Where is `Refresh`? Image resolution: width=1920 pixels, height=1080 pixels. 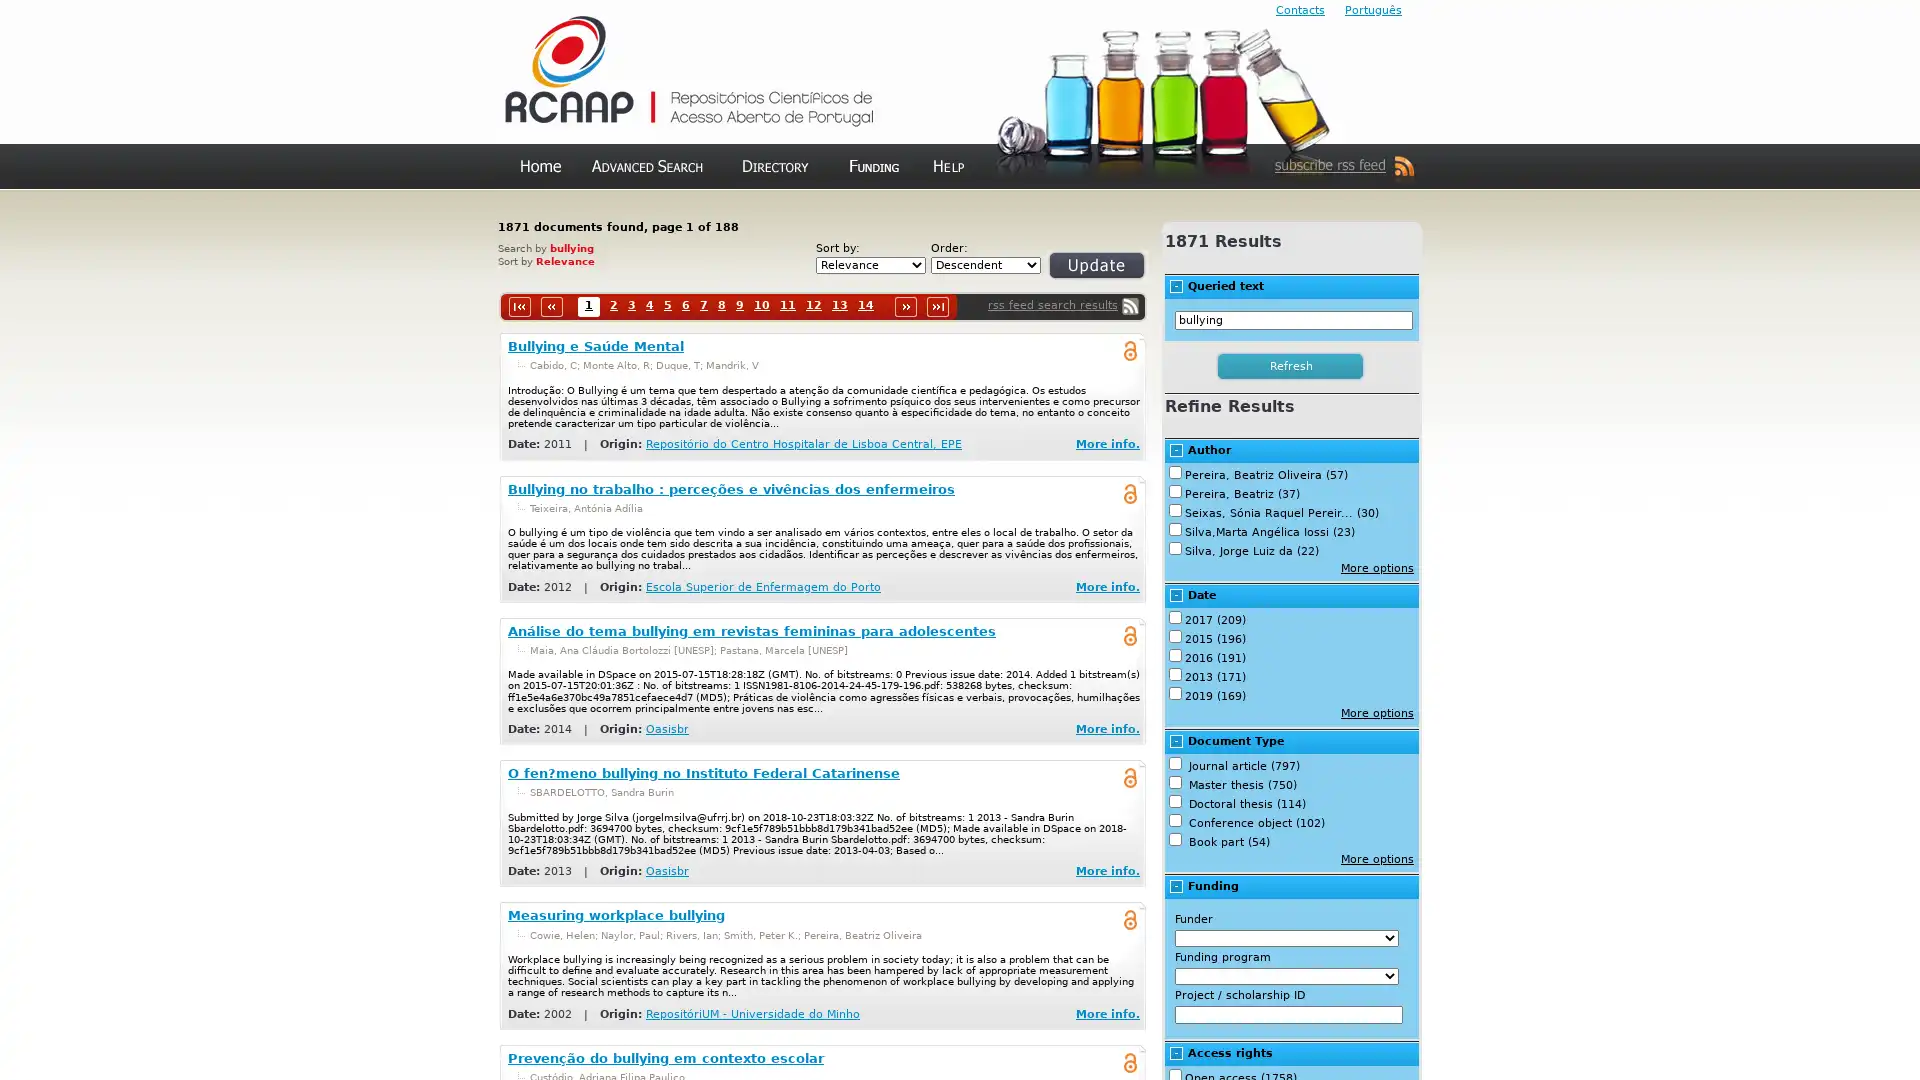
Refresh is located at coordinates (1291, 366).